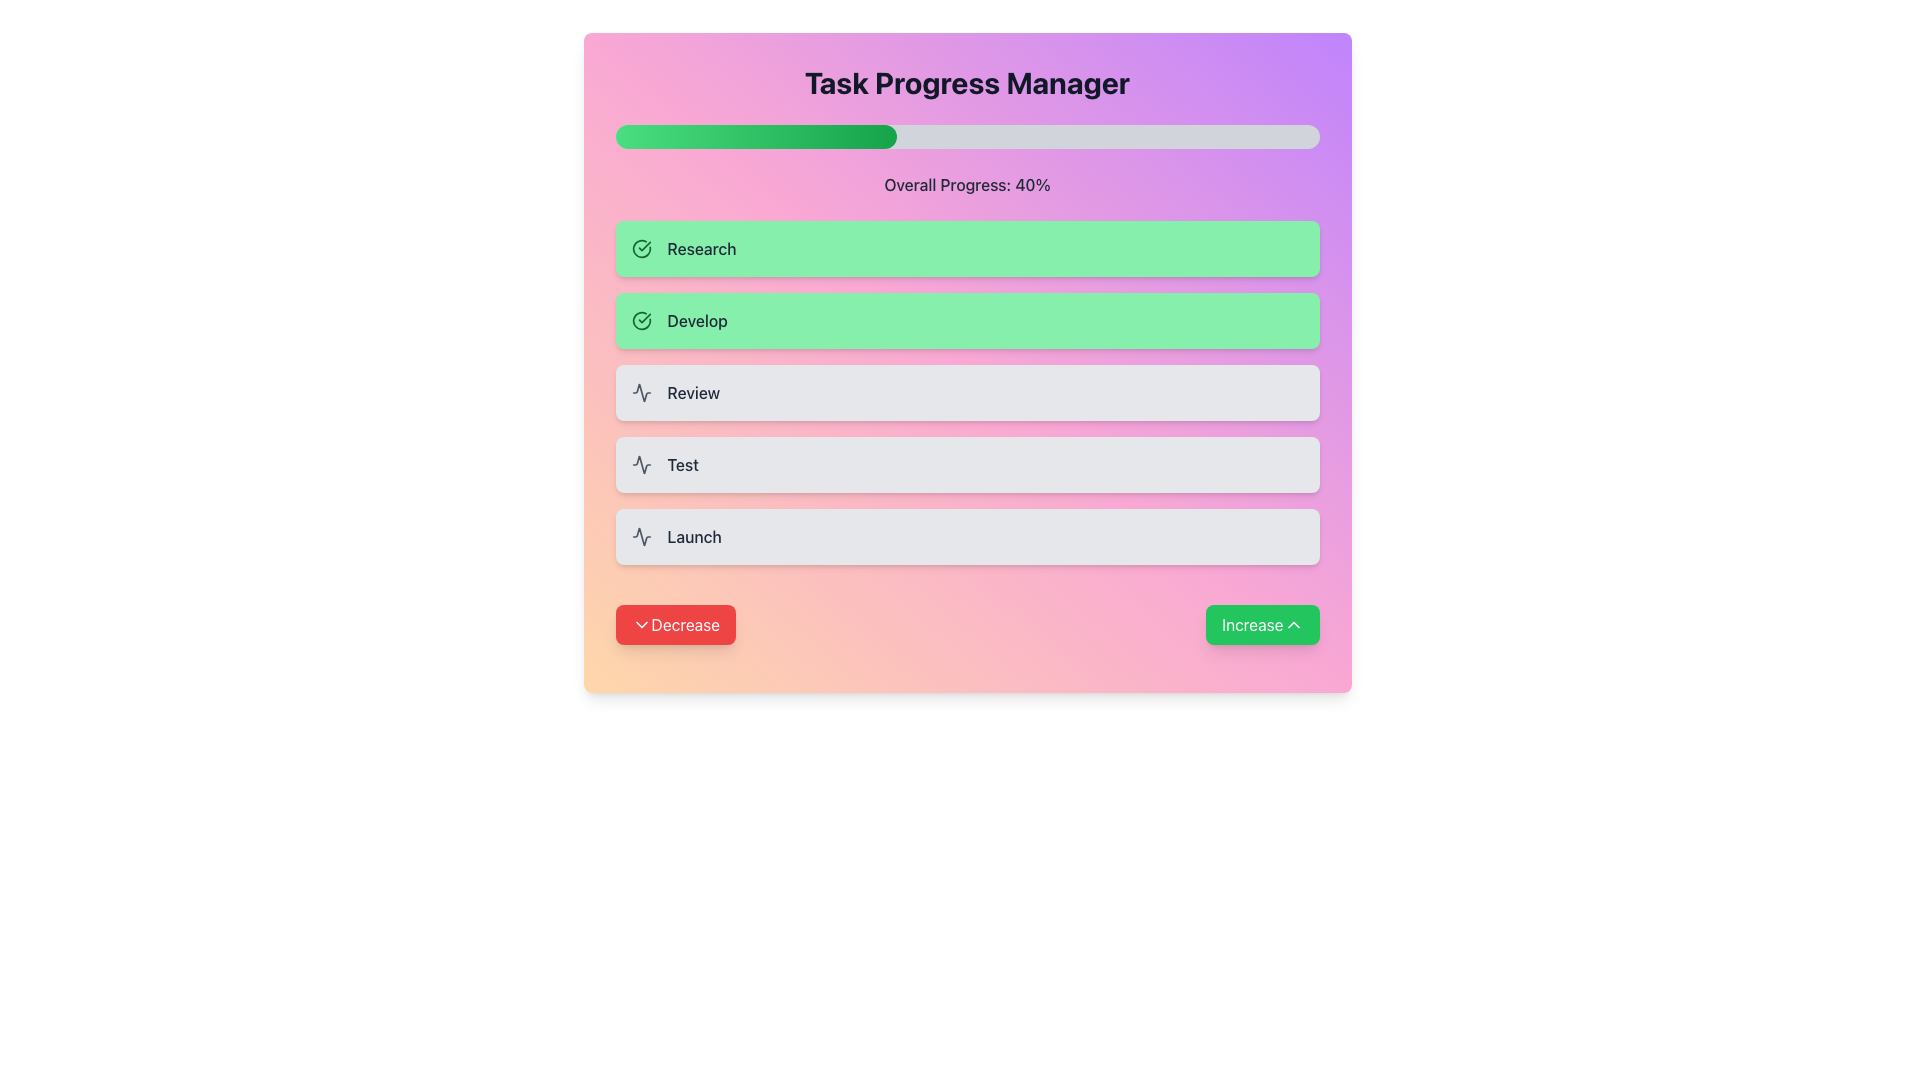 The image size is (1920, 1080). What do you see at coordinates (755, 136) in the screenshot?
I see `the progress bar portion element, which is a horizontally elongated rectangle with rounded ends, displaying a gradient from light green to dark green, located within a wider gray progress bar near the top of the interface` at bounding box center [755, 136].